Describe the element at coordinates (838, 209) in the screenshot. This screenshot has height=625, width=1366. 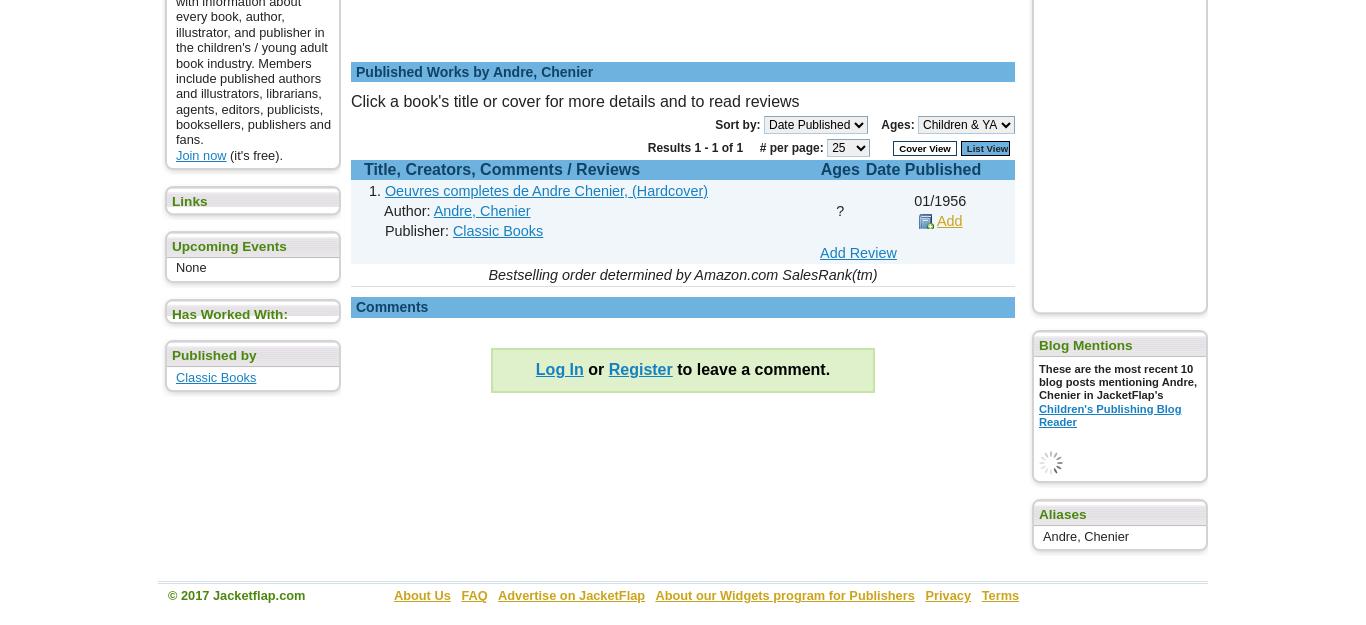
I see `'?'` at that location.